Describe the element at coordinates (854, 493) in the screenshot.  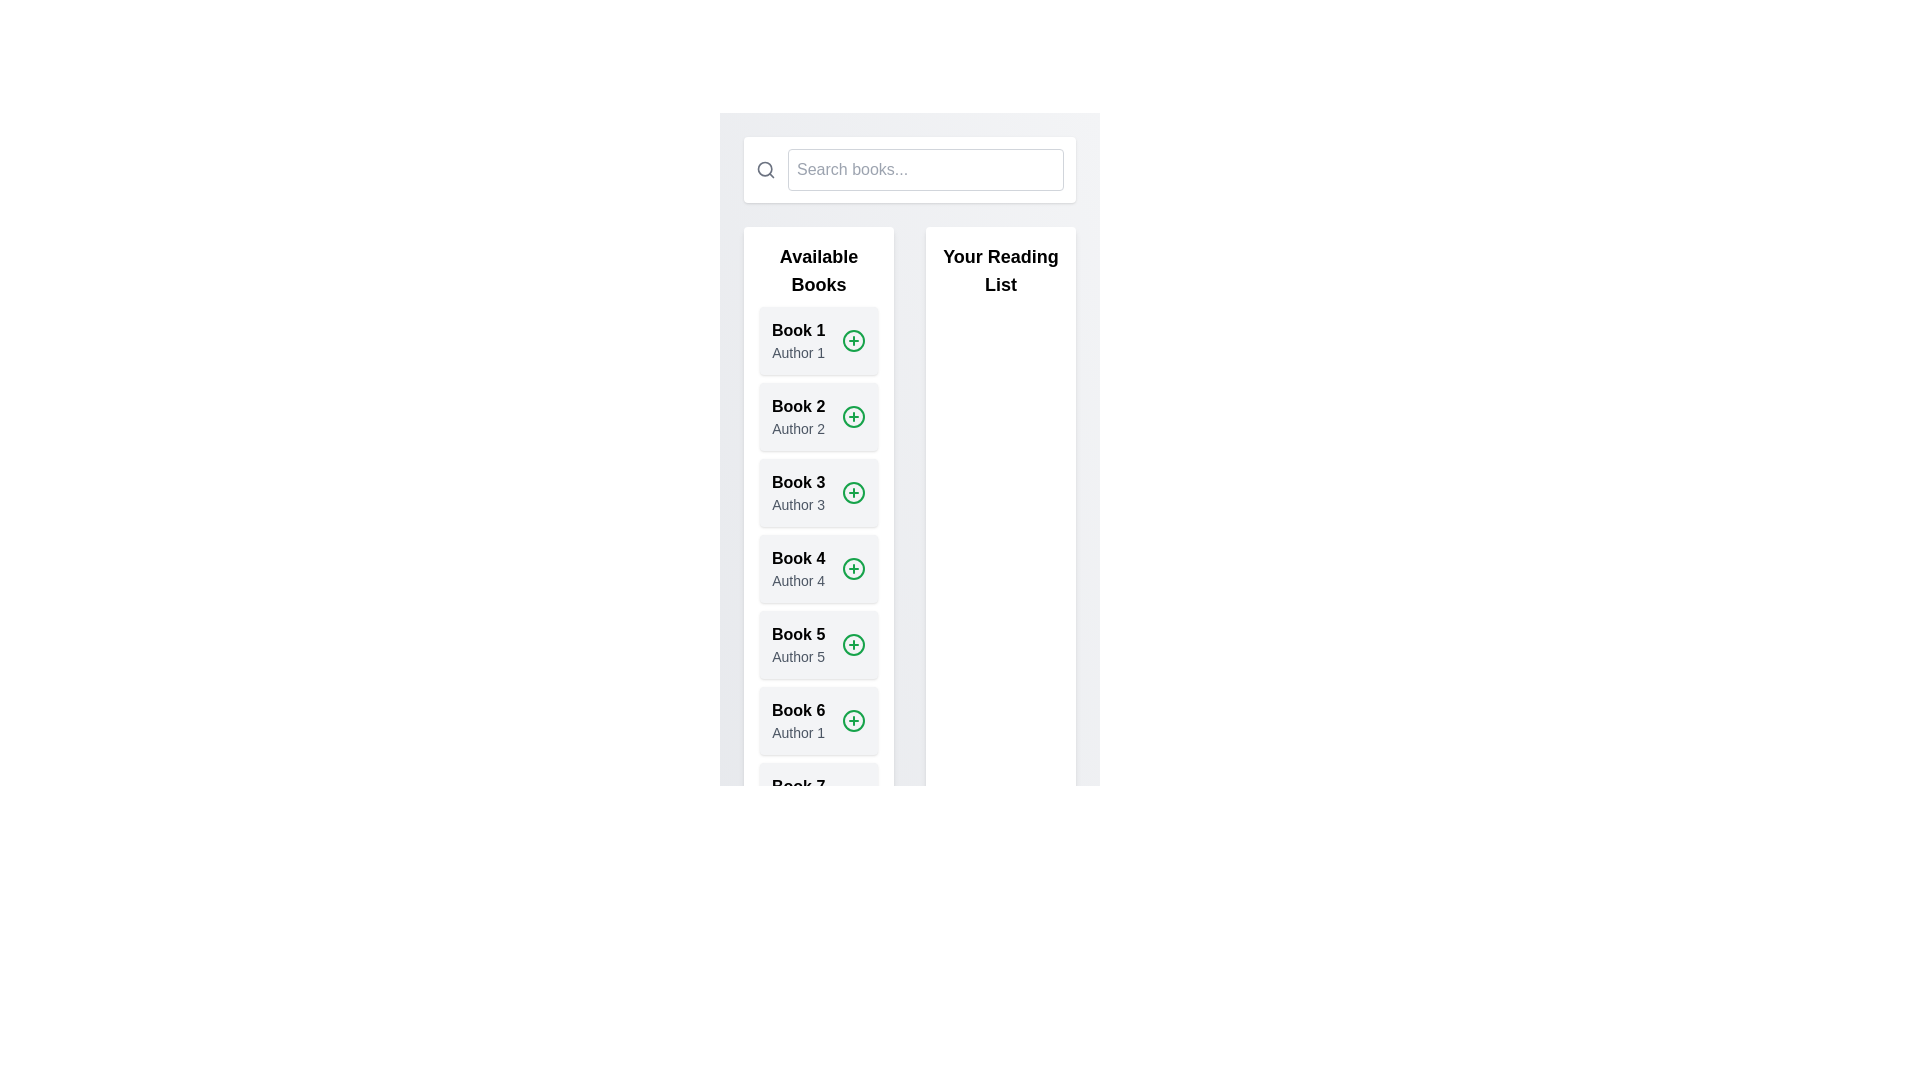
I see `the green circular outline icon with a plus sign, which is aligned with the book titled 'Book 3' authored by 'Author 3'` at that location.